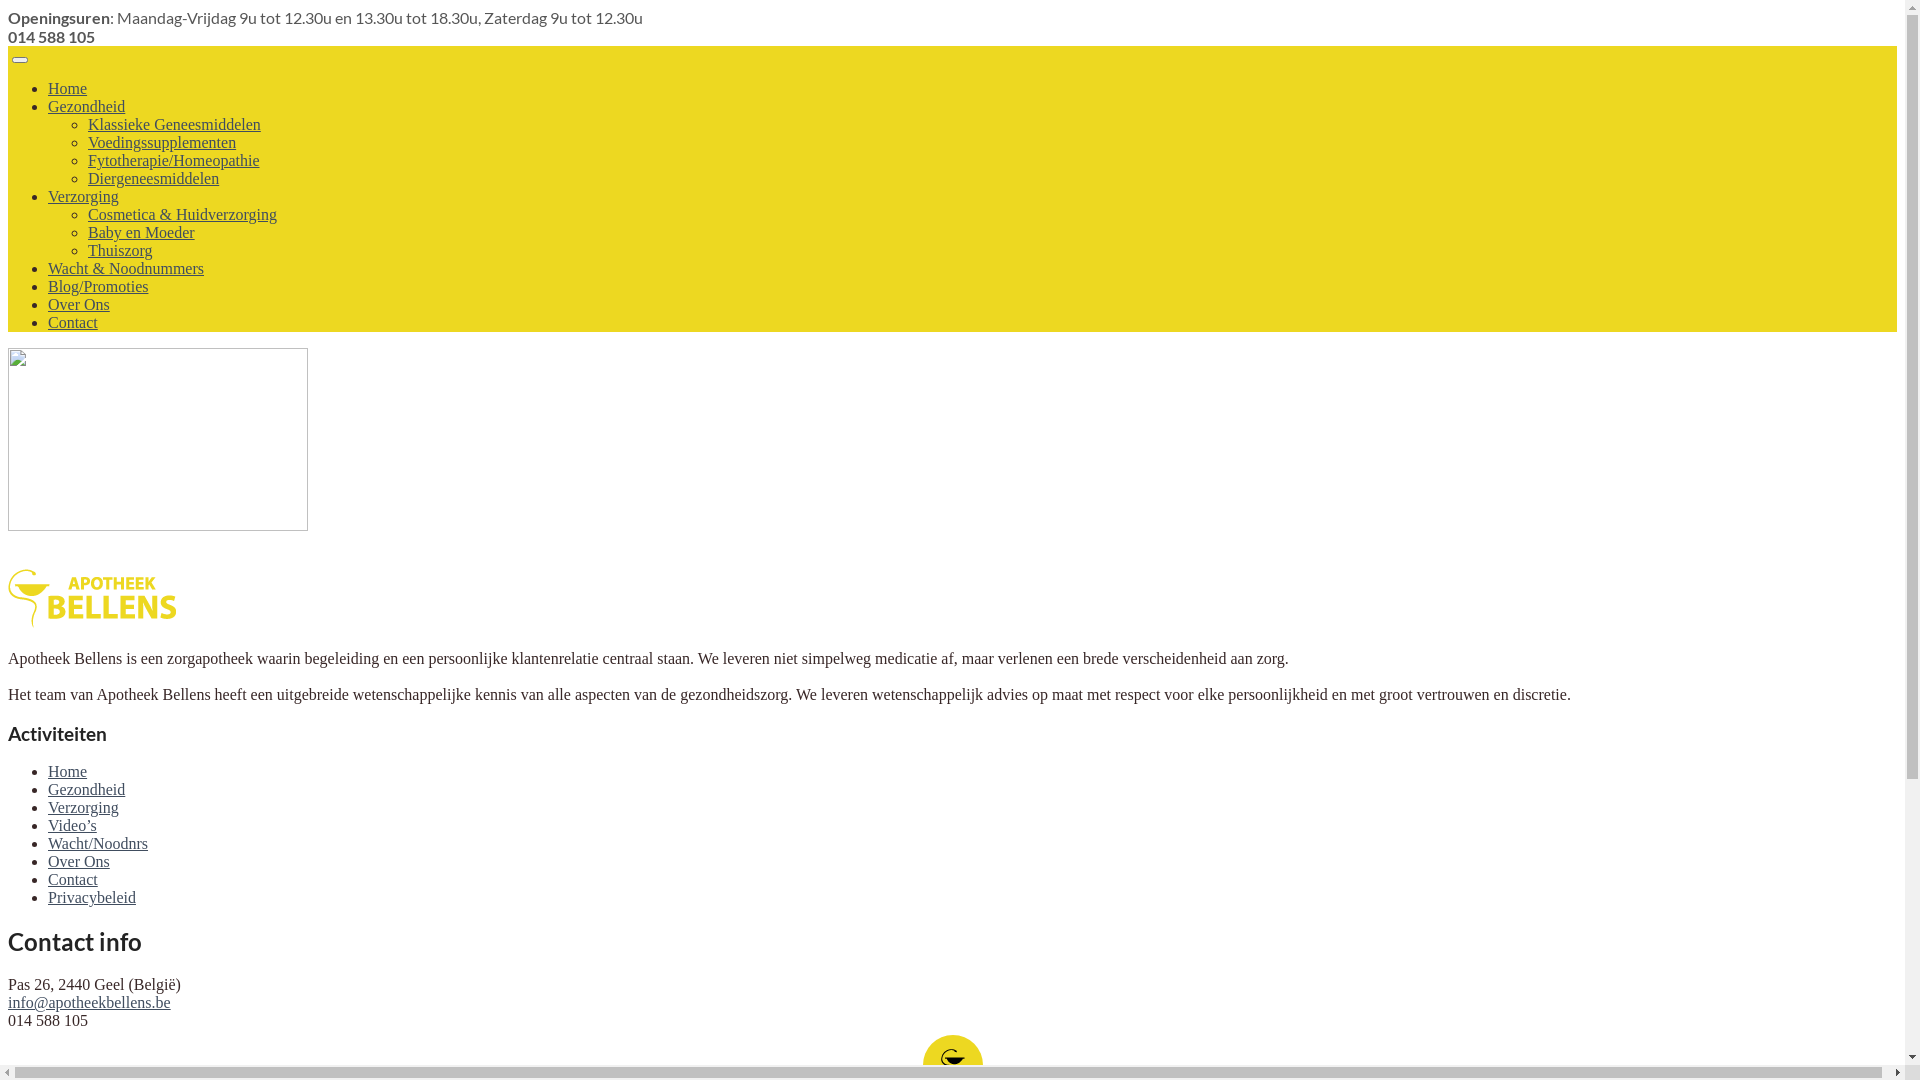 The width and height of the screenshot is (1920, 1080). Describe the element at coordinates (96, 286) in the screenshot. I see `'Blog/Promoties'` at that location.